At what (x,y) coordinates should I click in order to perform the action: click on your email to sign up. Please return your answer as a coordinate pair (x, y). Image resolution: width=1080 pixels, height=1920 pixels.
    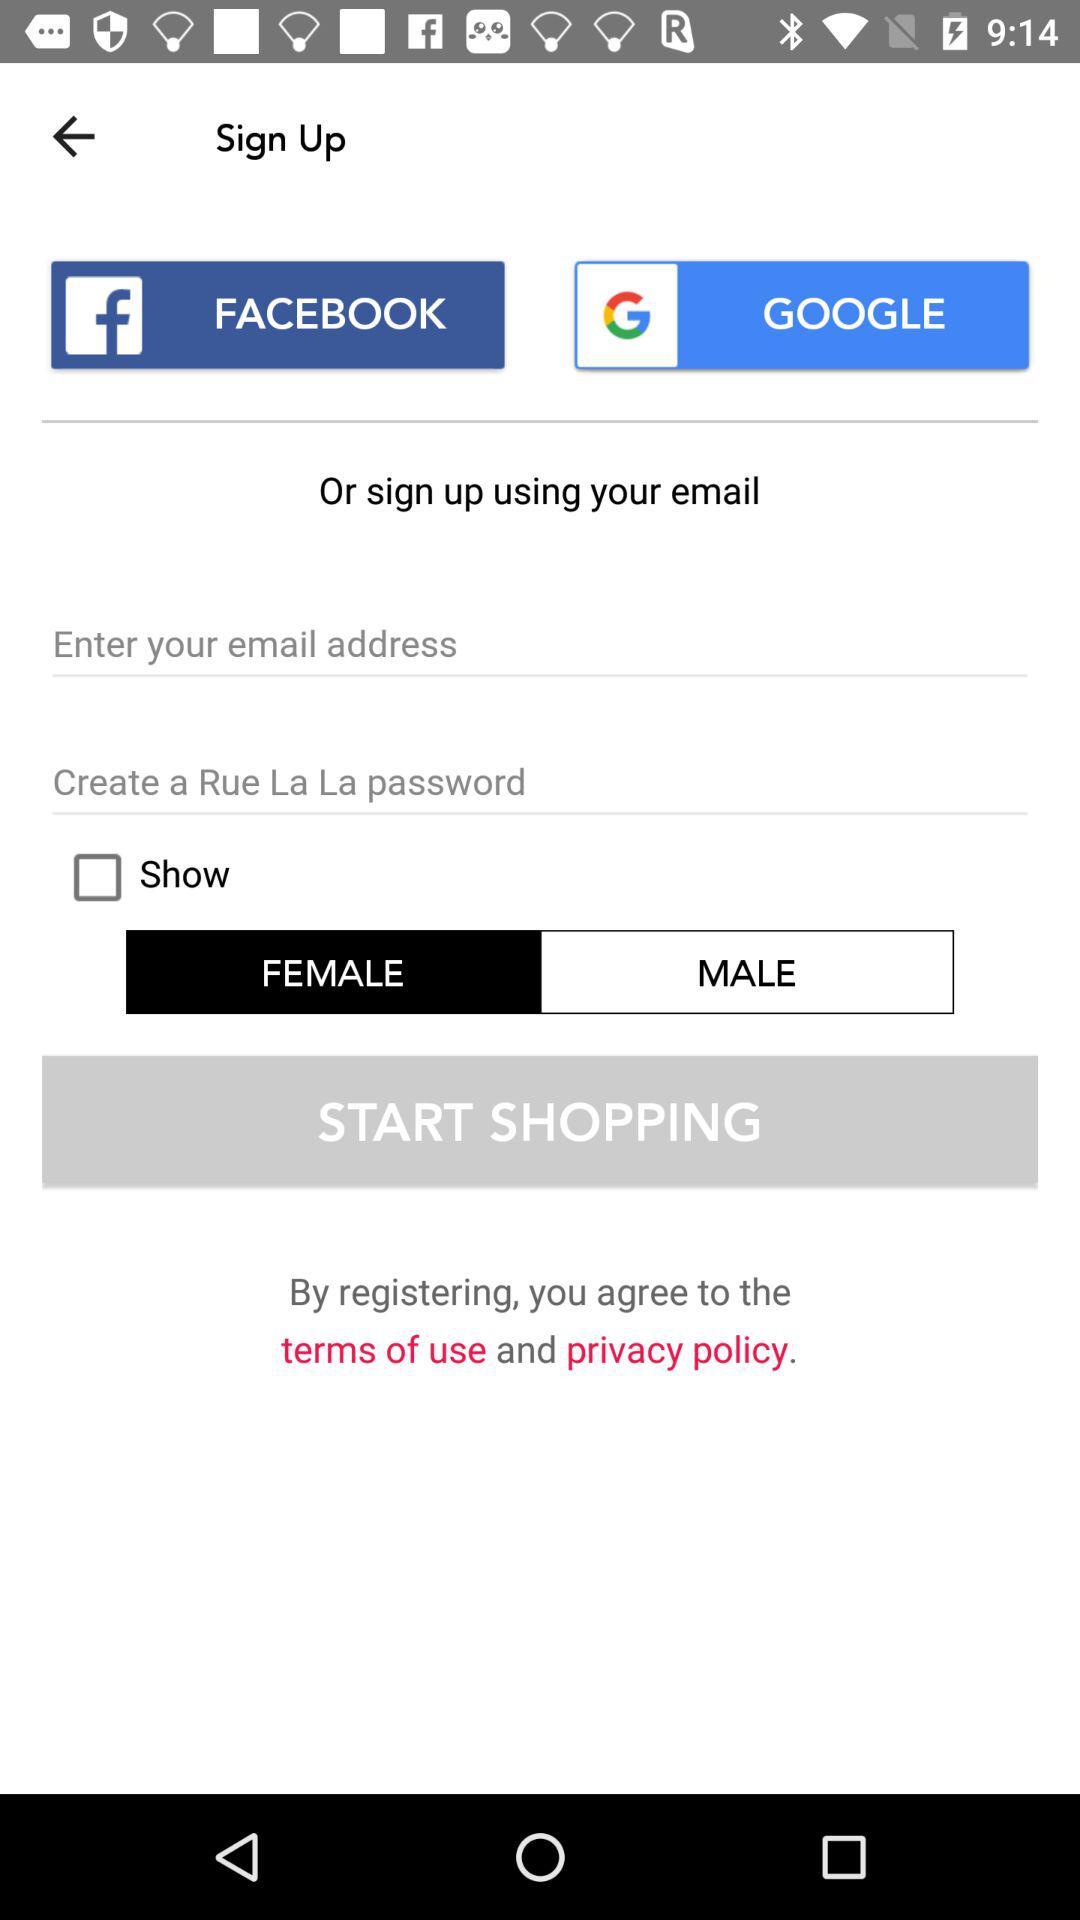
    Looking at the image, I should click on (540, 645).